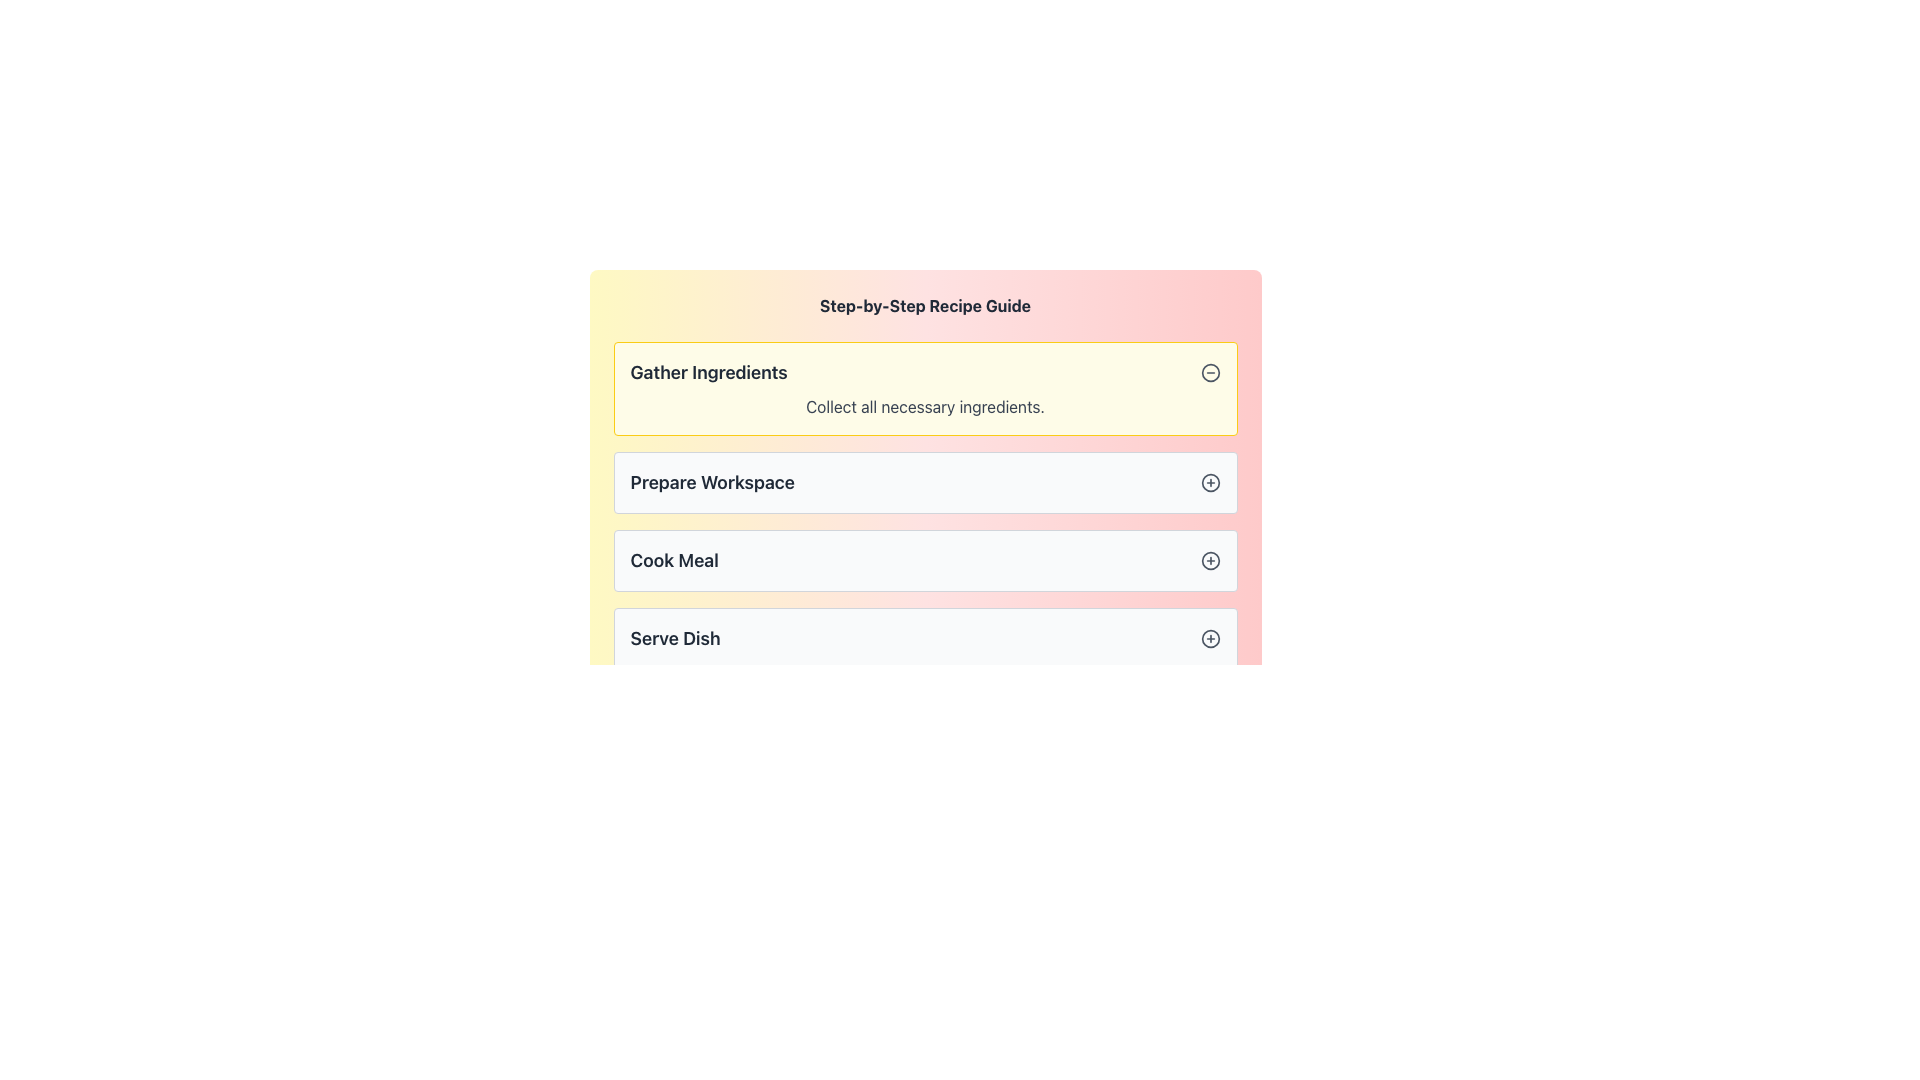 This screenshot has width=1920, height=1080. What do you see at coordinates (1209, 482) in the screenshot?
I see `the circular iconographic shape located in the 'Prepare Workspace' section of the interface` at bounding box center [1209, 482].